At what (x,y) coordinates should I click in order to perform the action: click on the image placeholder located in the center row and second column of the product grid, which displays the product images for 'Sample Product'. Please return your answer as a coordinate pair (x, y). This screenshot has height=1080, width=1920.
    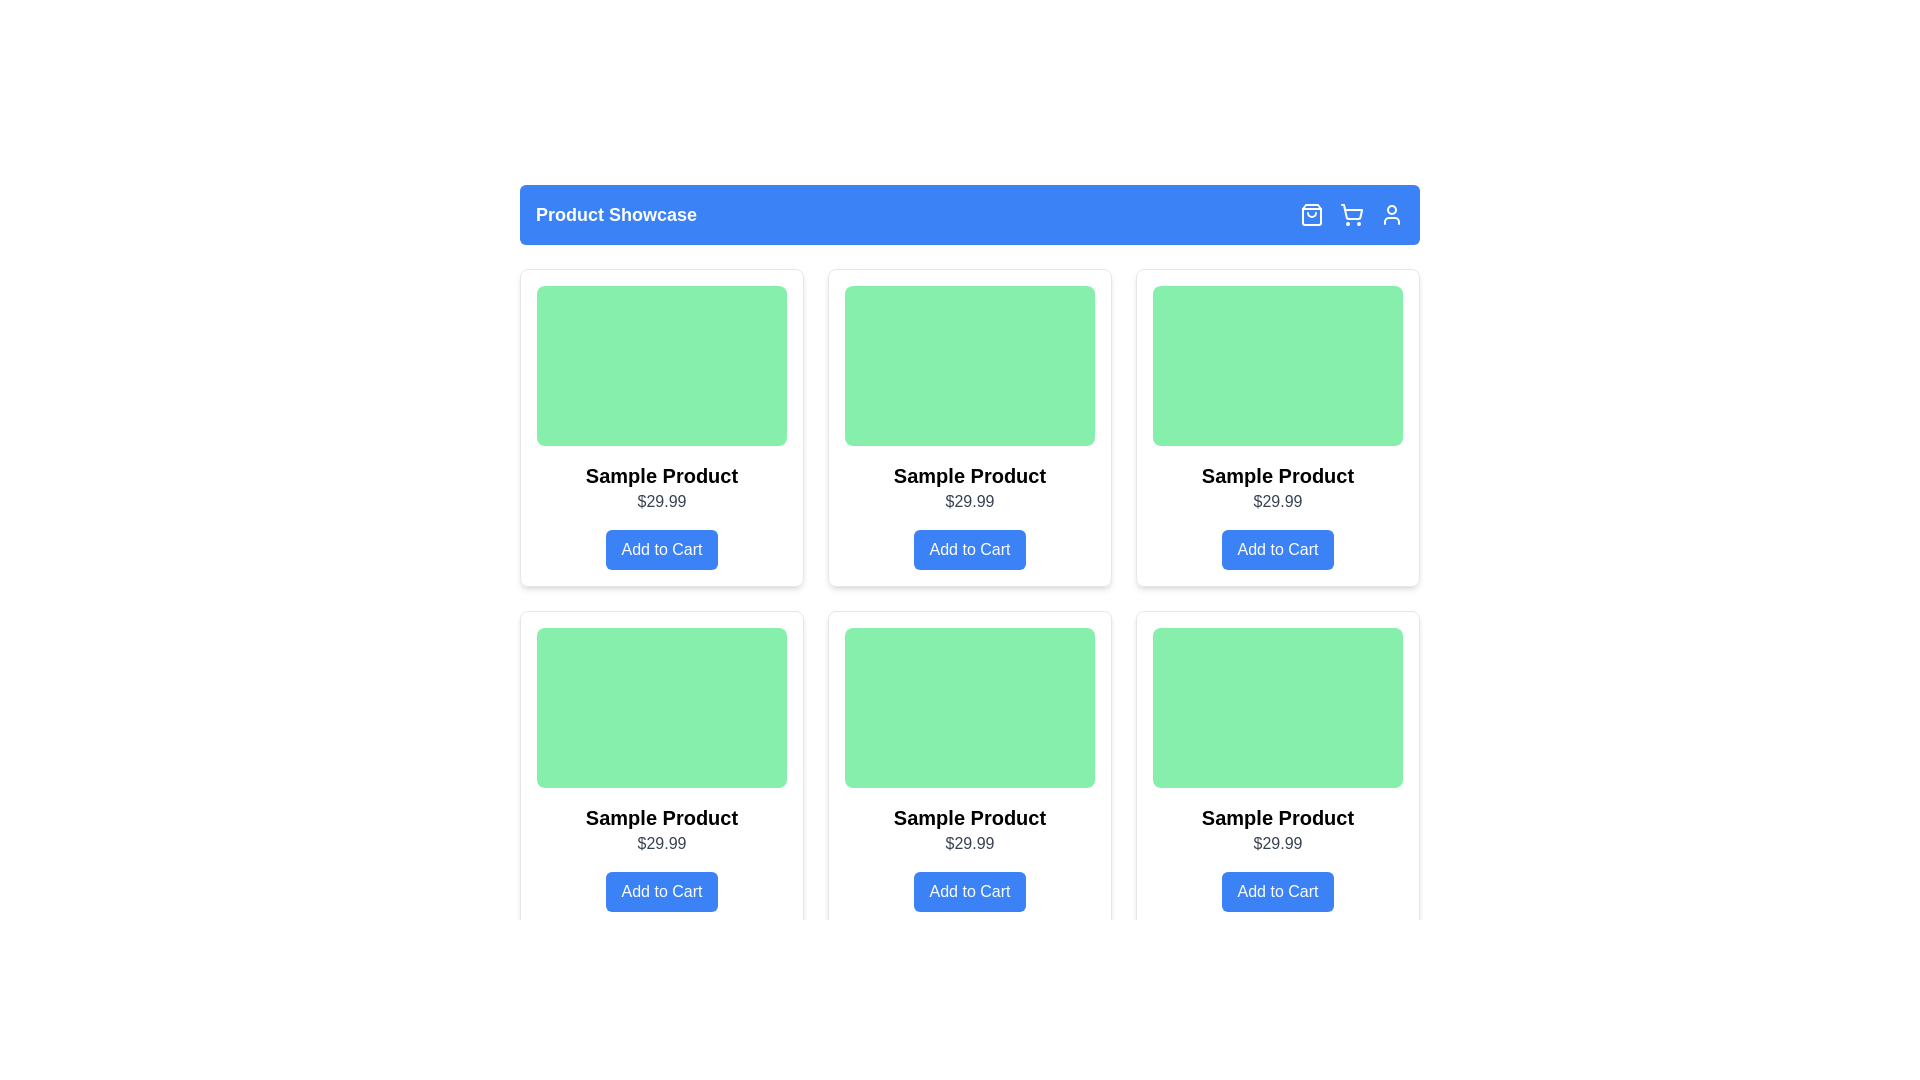
    Looking at the image, I should click on (969, 707).